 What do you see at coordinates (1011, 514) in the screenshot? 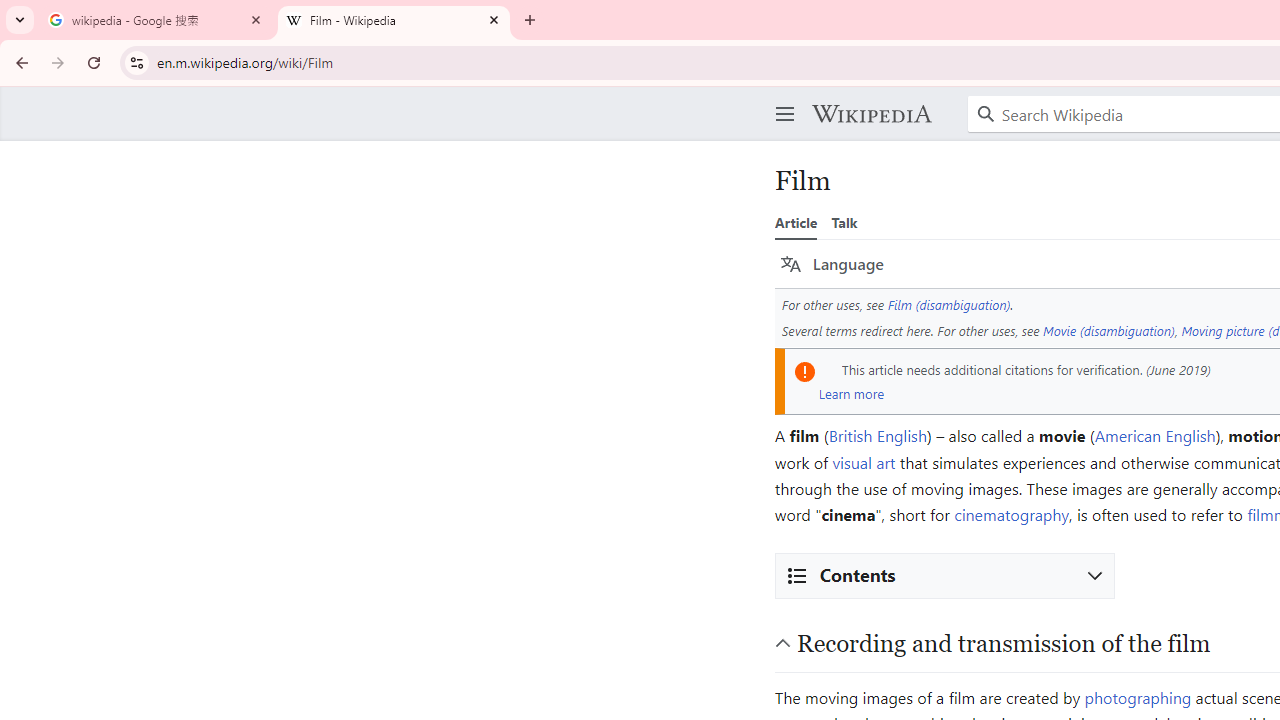
I see `'cinematography'` at bounding box center [1011, 514].